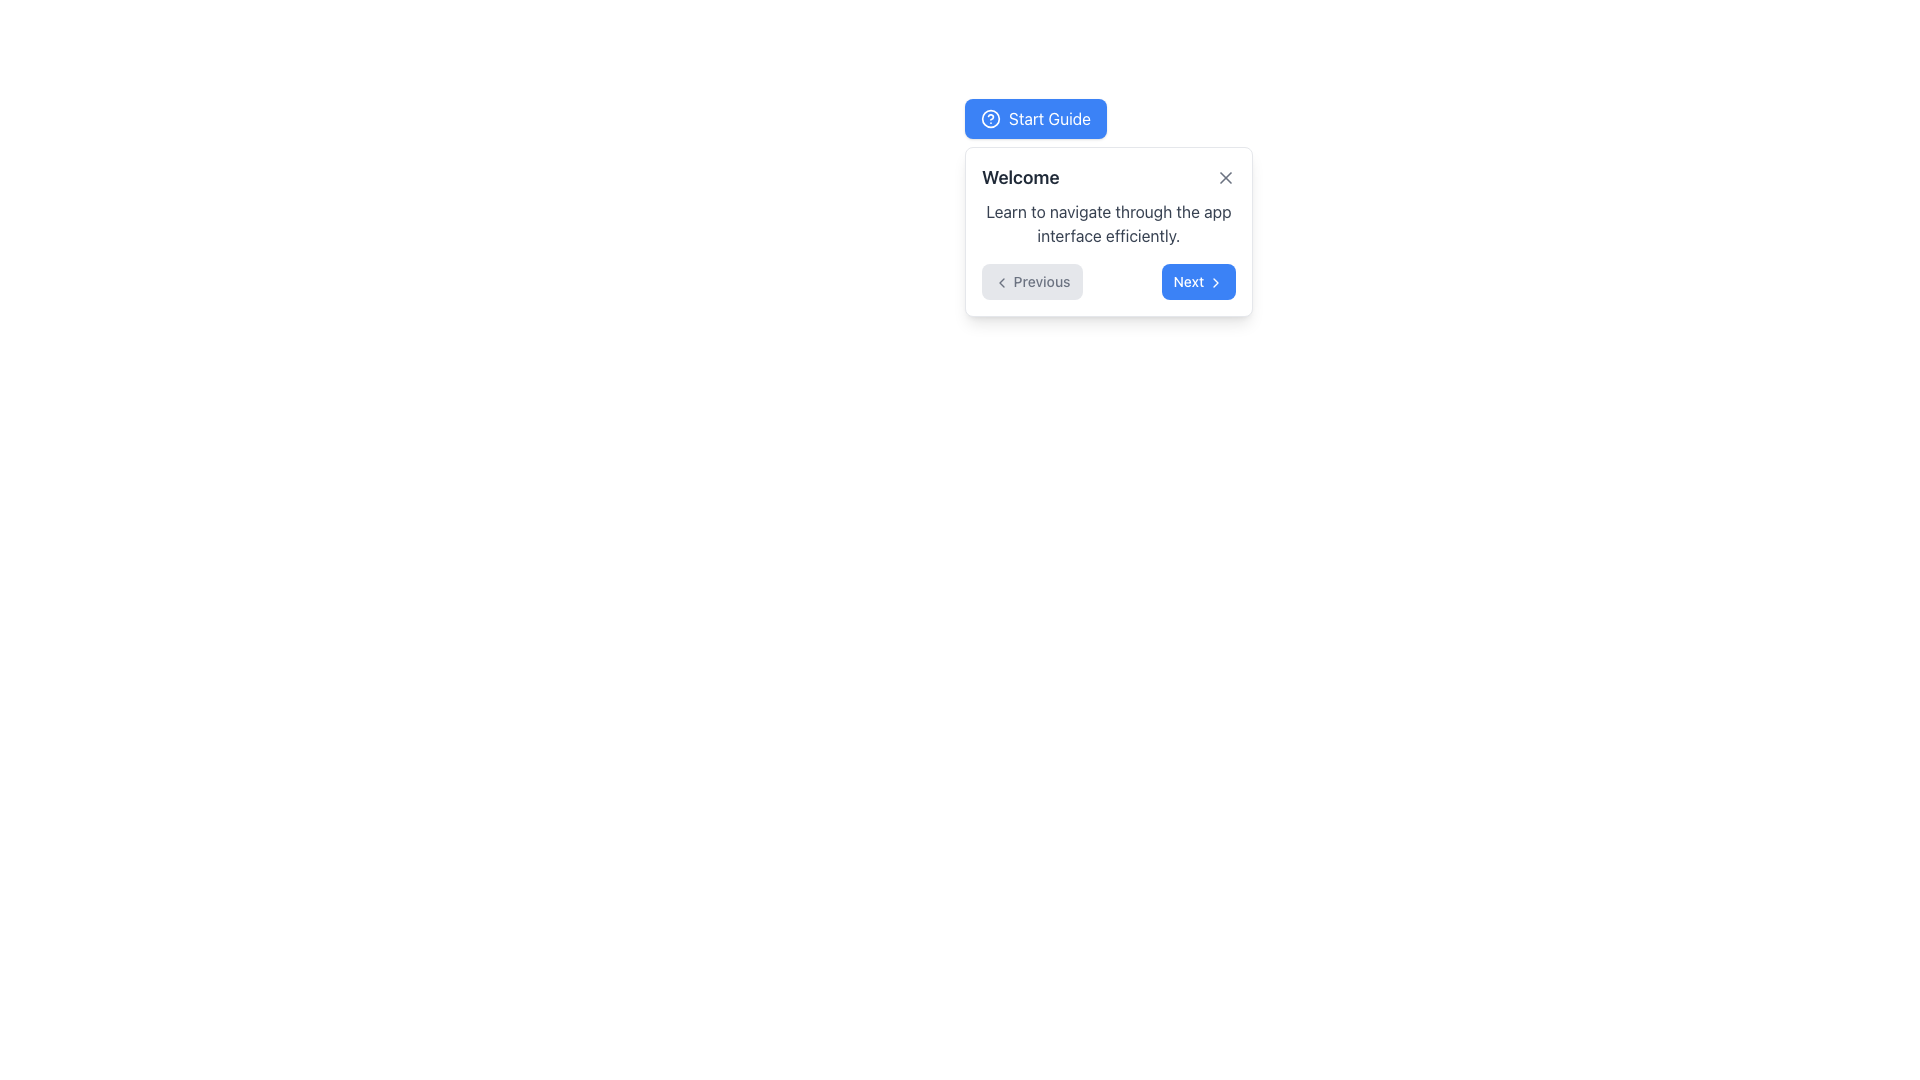 The image size is (1920, 1080). What do you see at coordinates (1224, 176) in the screenshot?
I see `the small gray 'X' icon button located in the top-right corner of the 'Welcome' dialog box` at bounding box center [1224, 176].